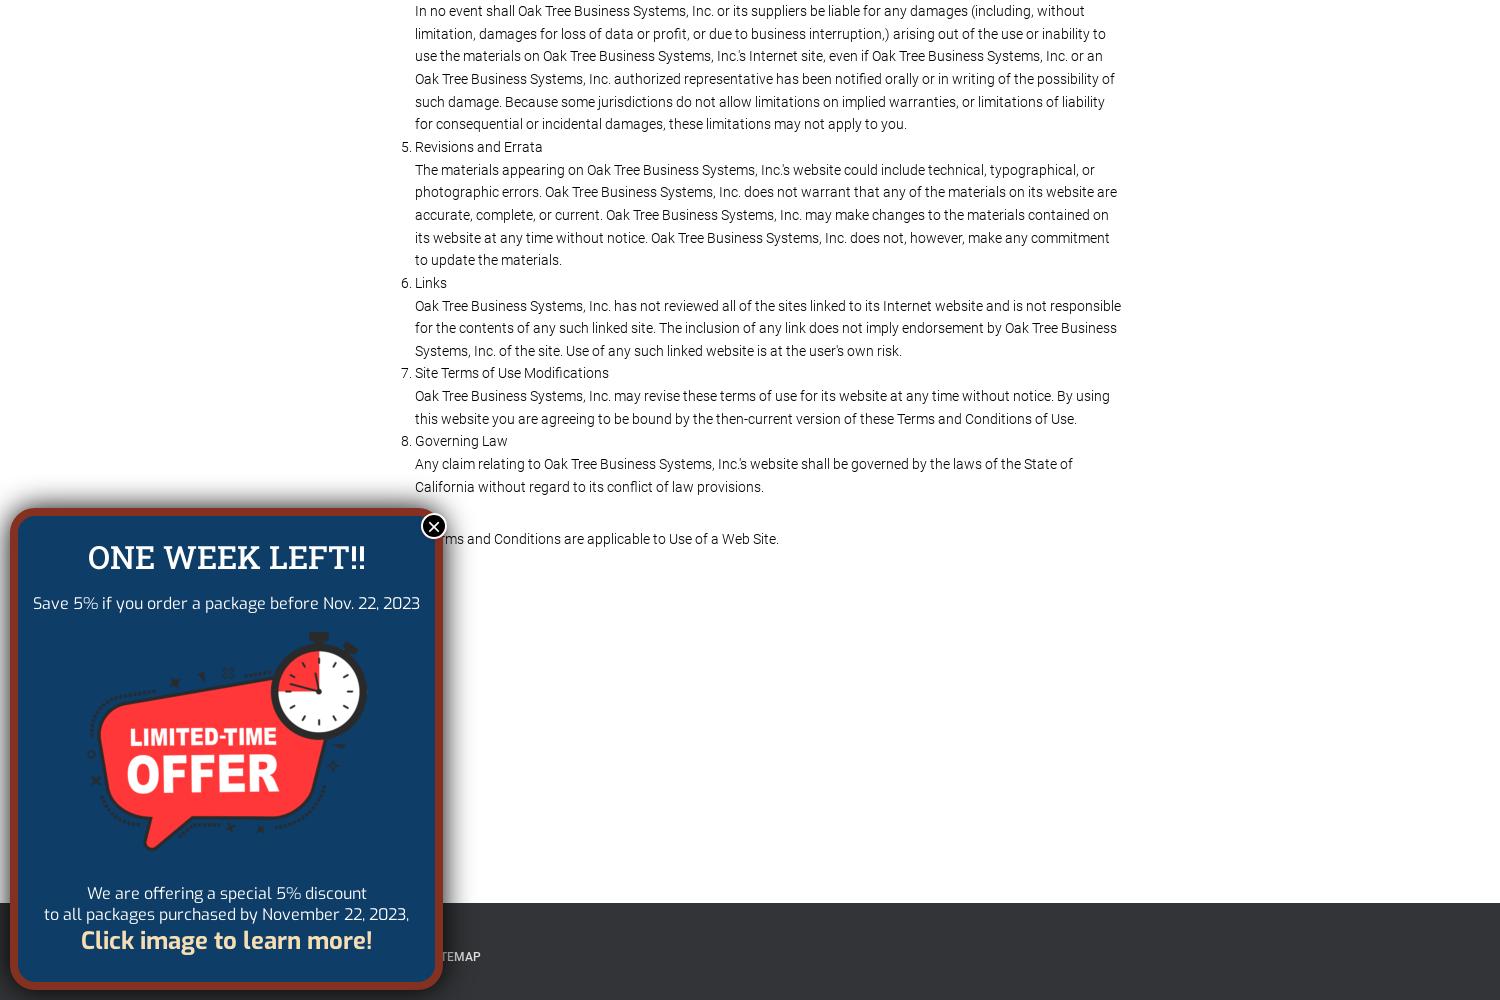  Describe the element at coordinates (743, 473) in the screenshot. I see `'Any claim relating to Oak Tree Business Systems, Inc.'s website shall be governed by the laws of the State of California without regard to its conflict of law provisions.'` at that location.